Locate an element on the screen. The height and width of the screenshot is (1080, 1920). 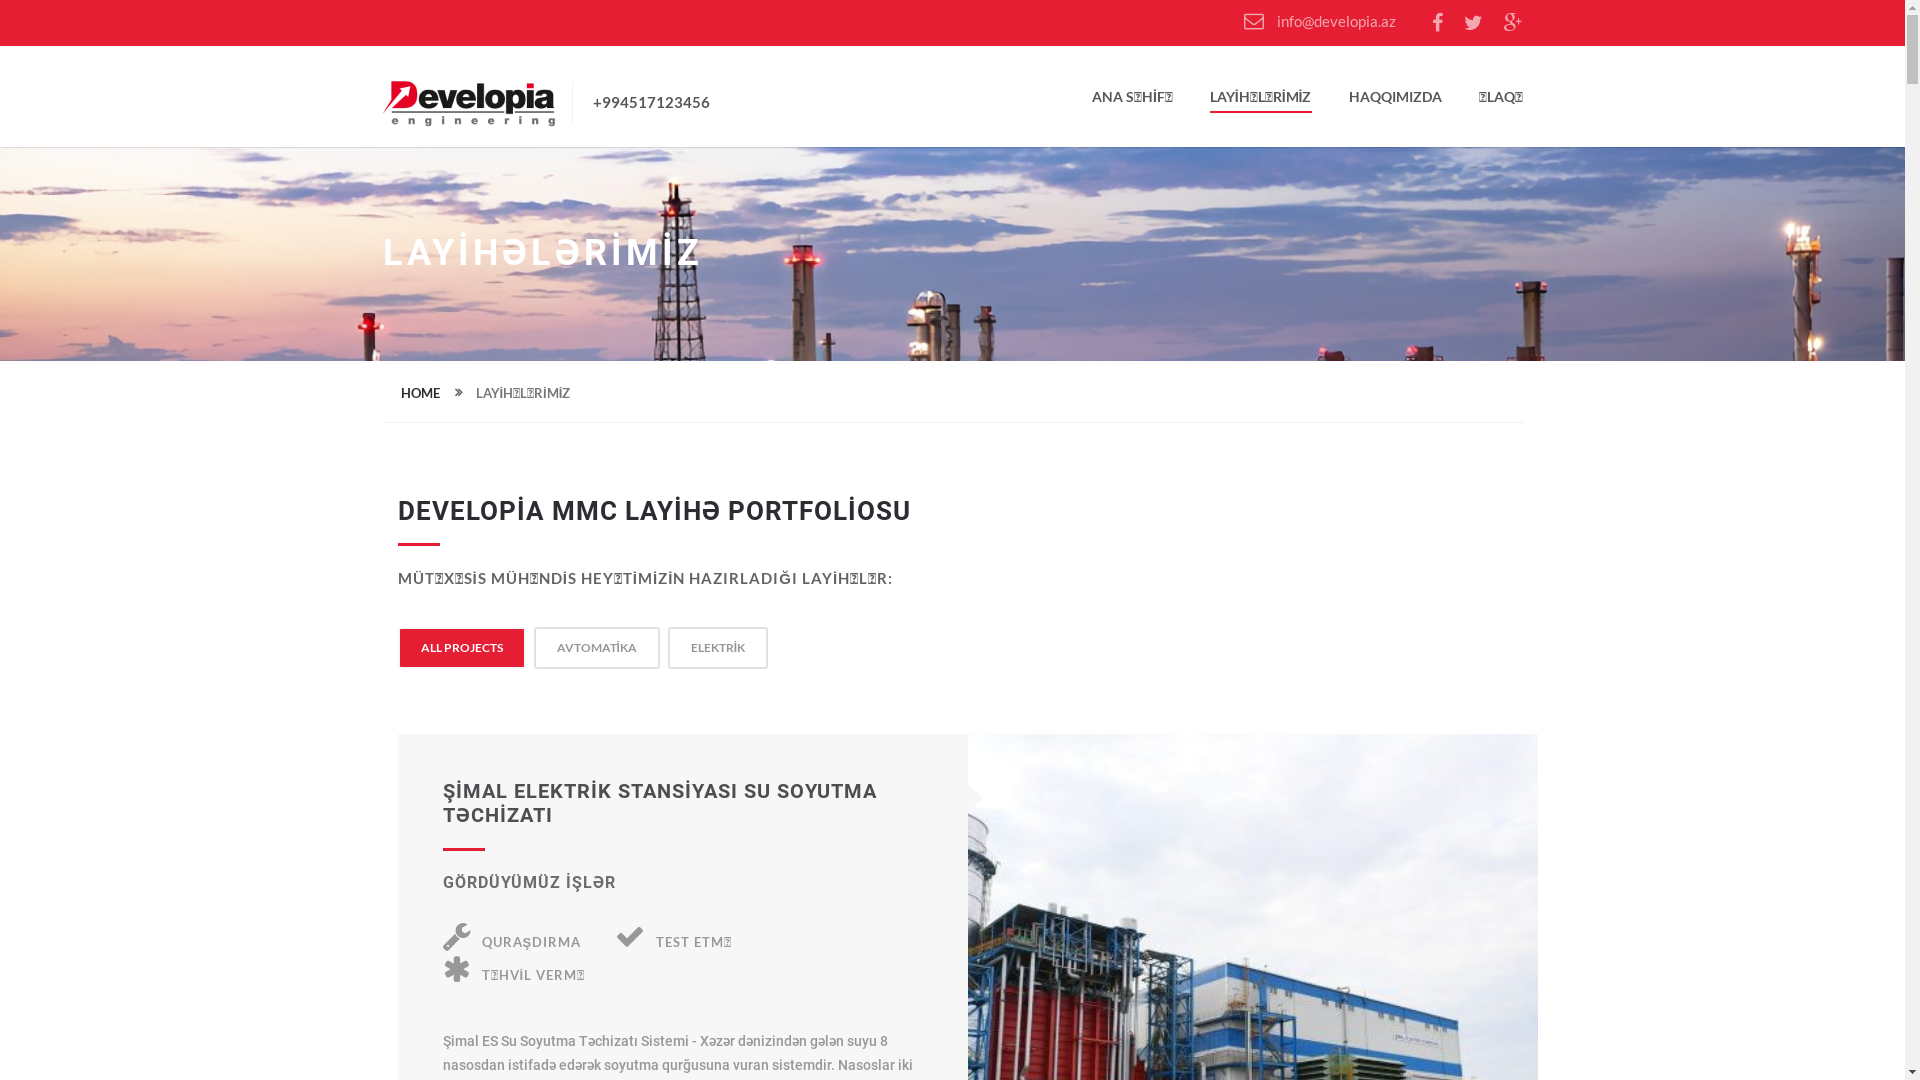
'HAQQIMIZDA' is located at coordinates (1348, 101).